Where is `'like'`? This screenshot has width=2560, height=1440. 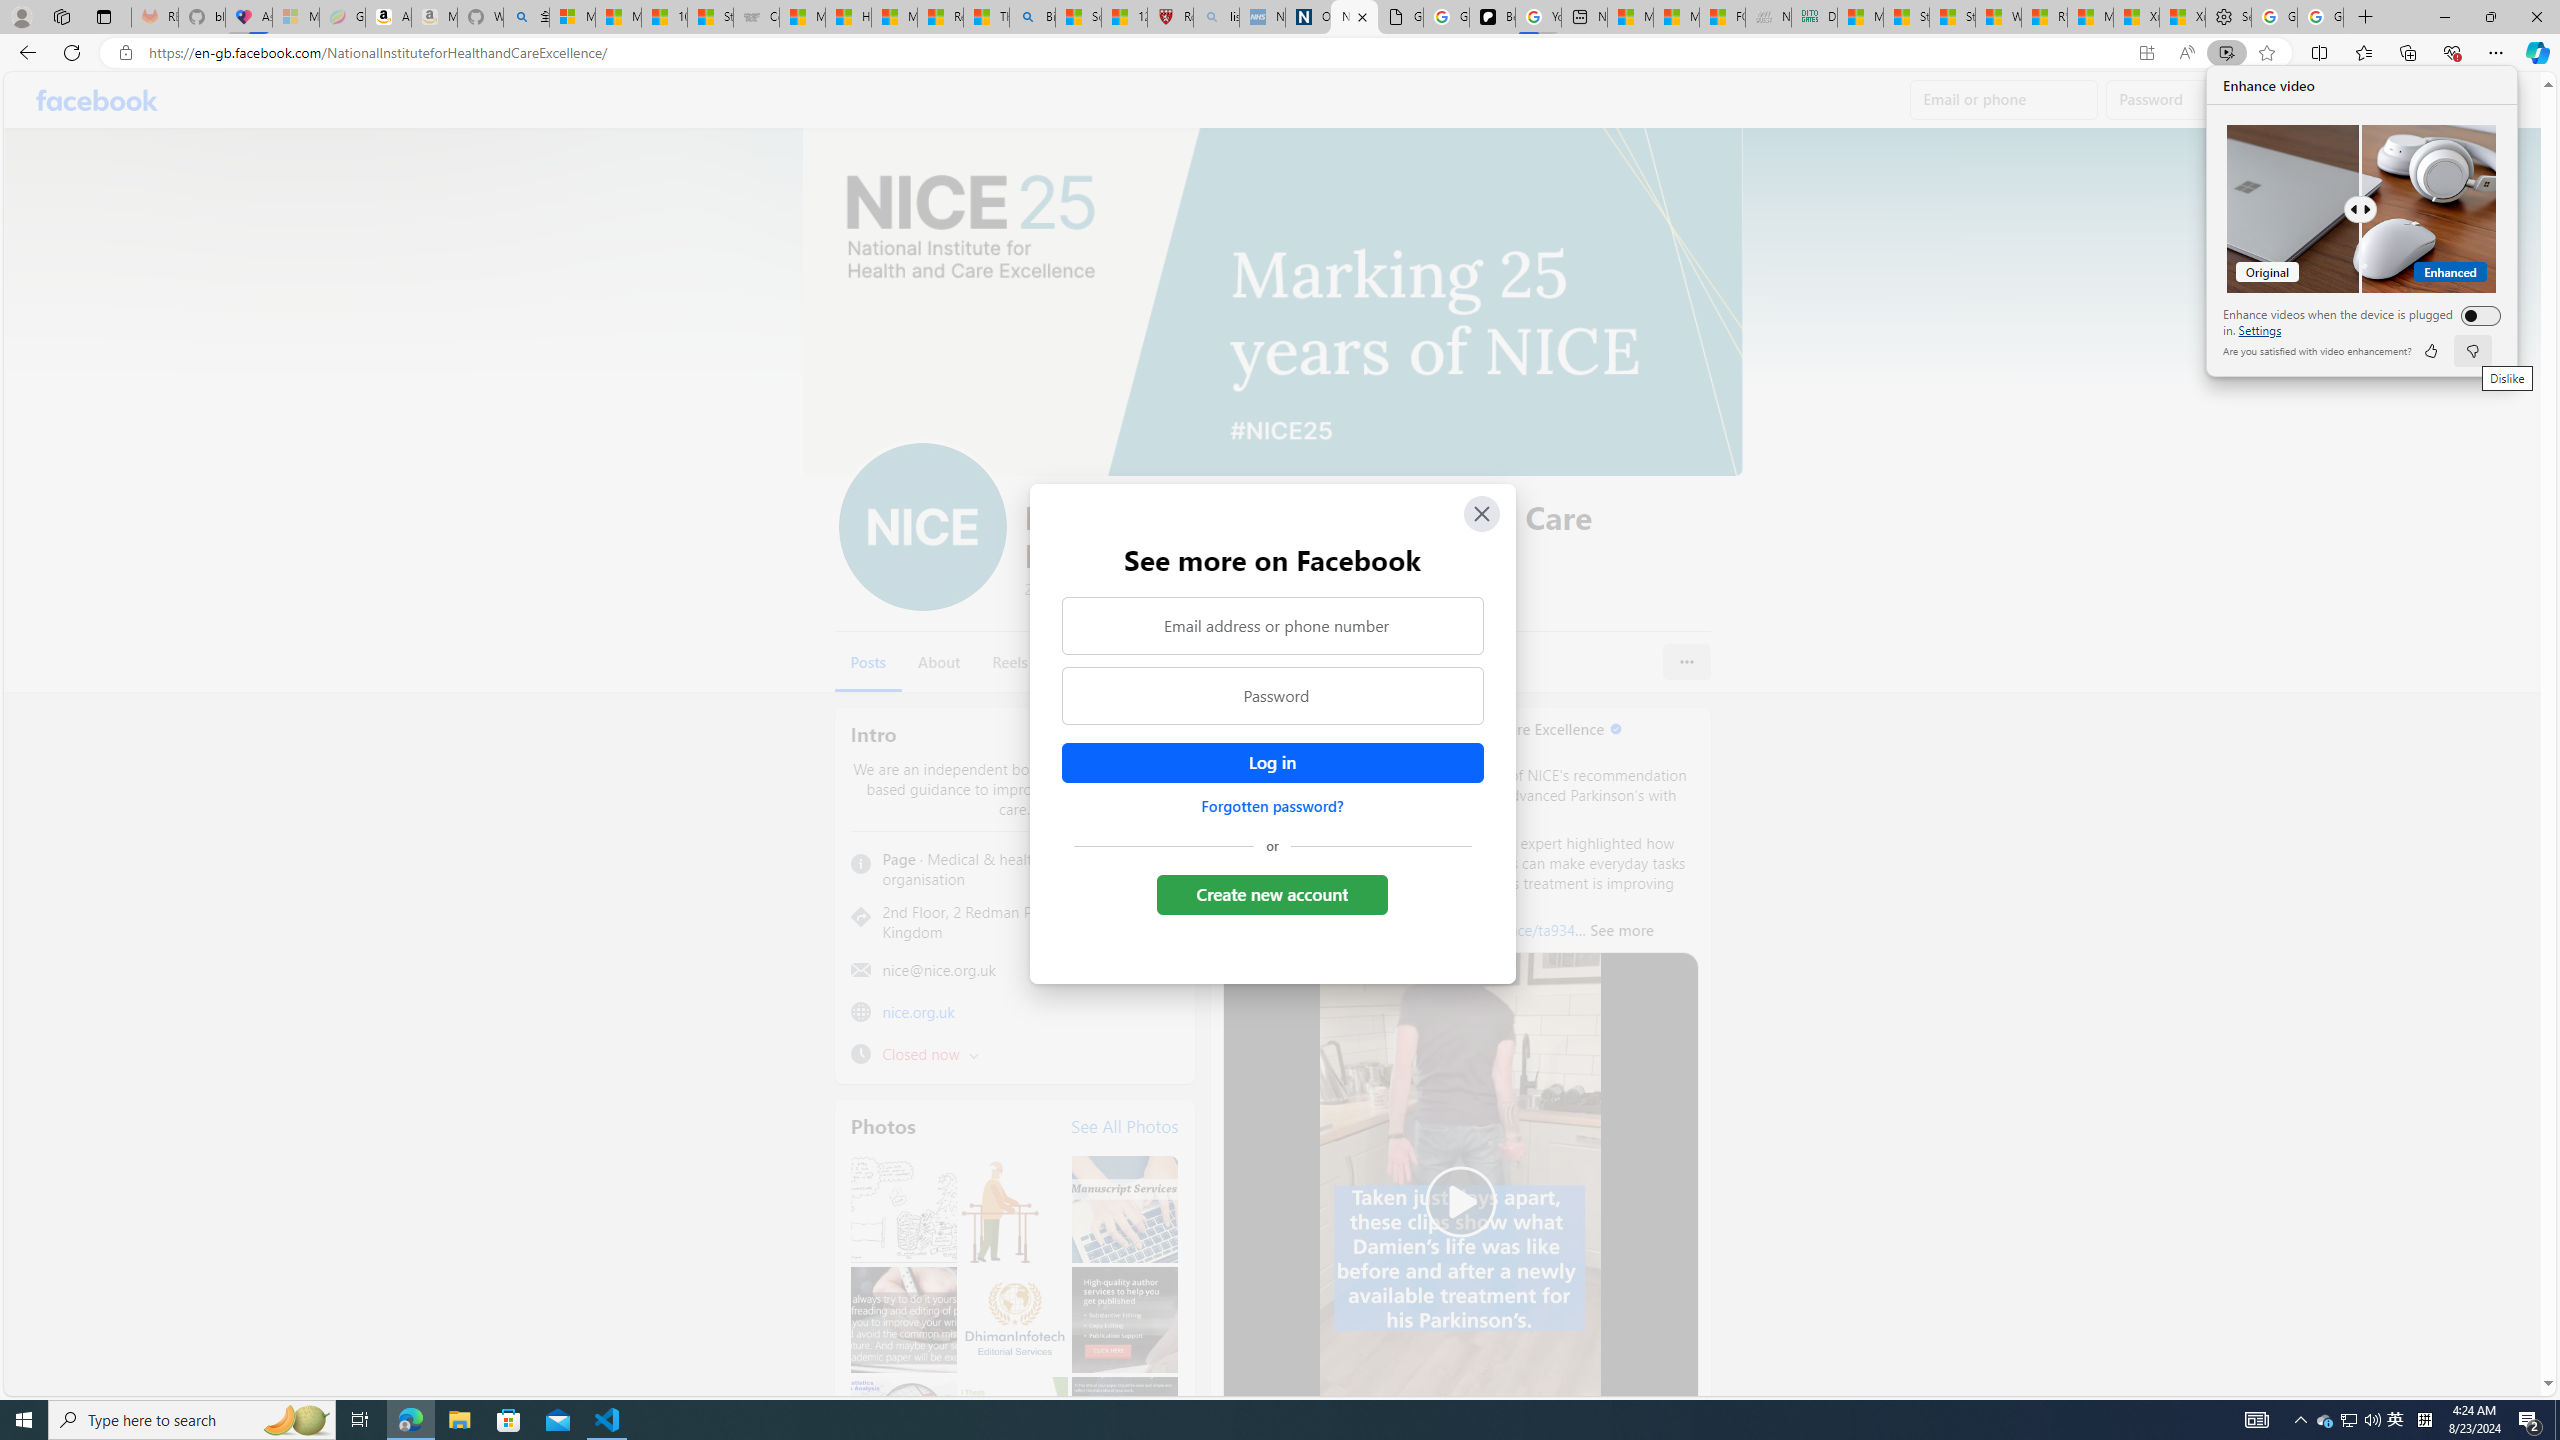
'like' is located at coordinates (2429, 351).